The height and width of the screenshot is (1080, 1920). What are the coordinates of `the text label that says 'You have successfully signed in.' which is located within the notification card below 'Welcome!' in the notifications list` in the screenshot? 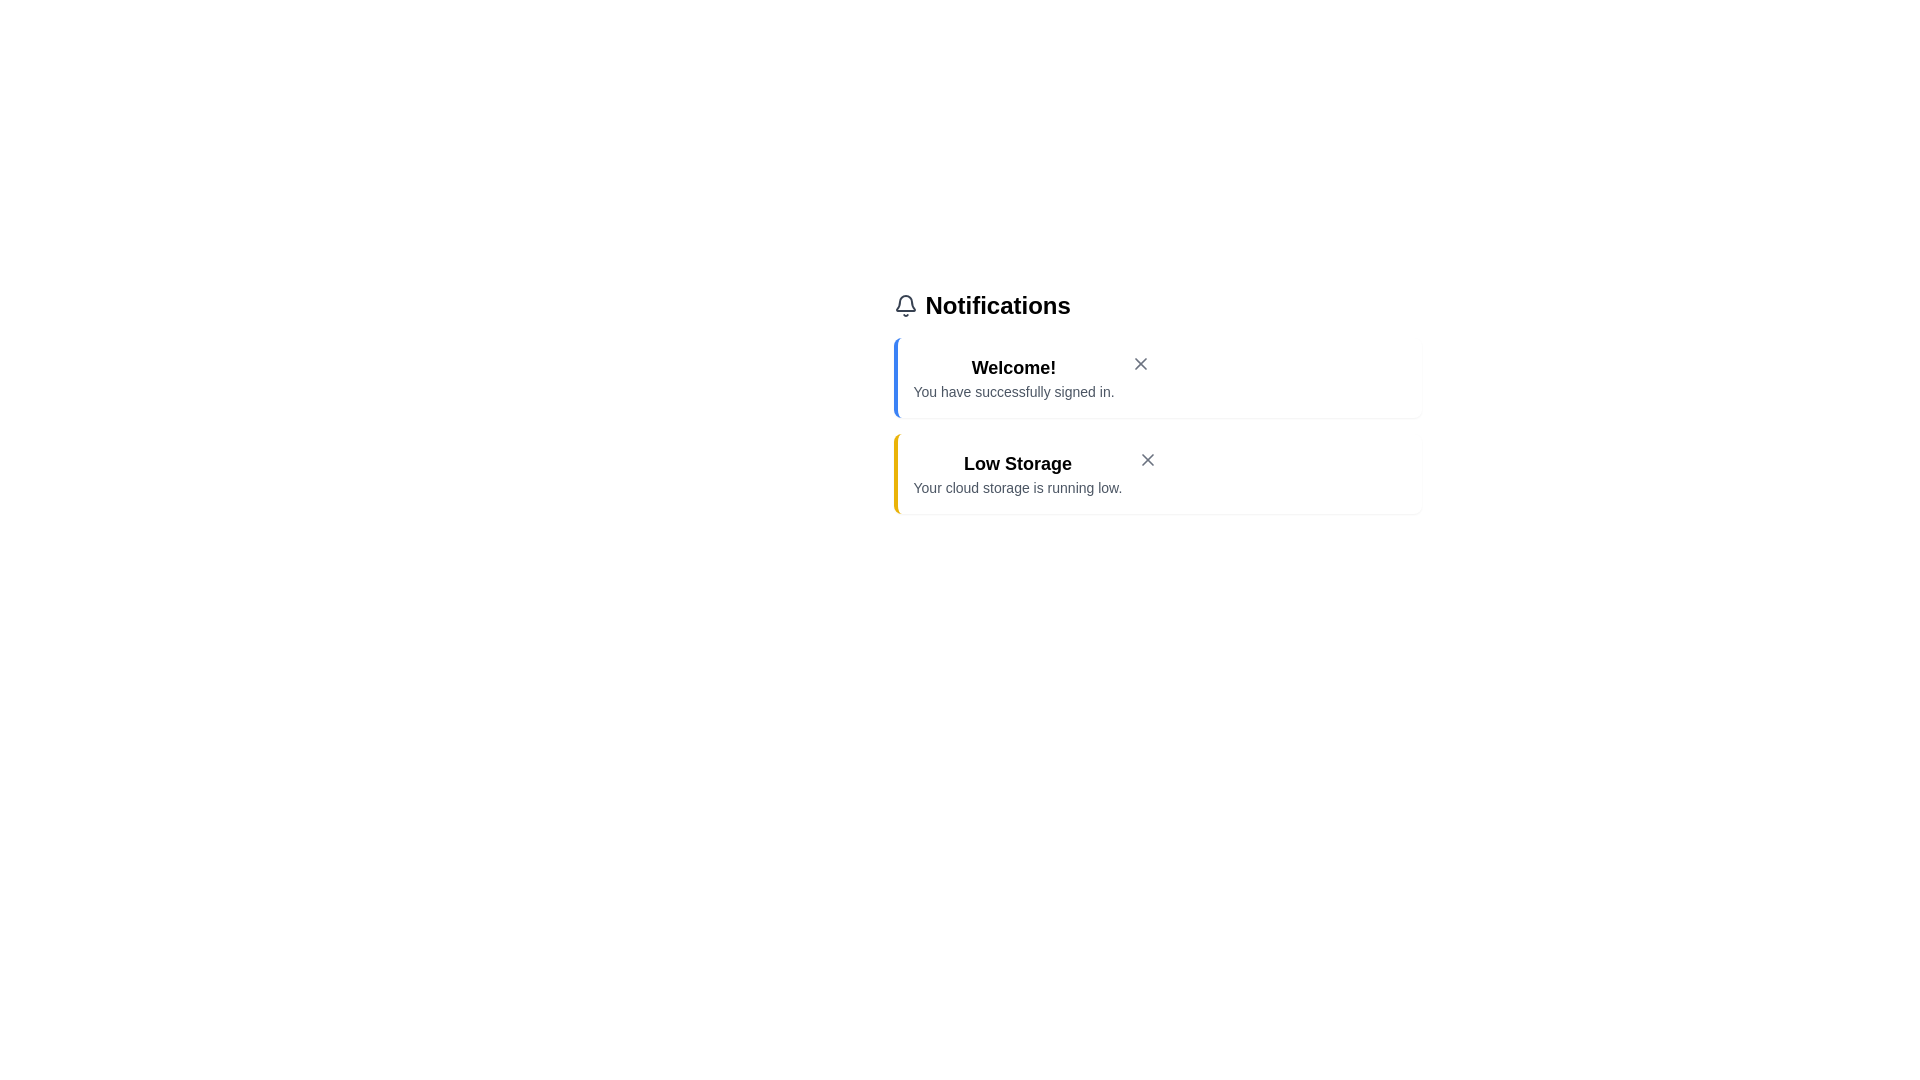 It's located at (1013, 392).